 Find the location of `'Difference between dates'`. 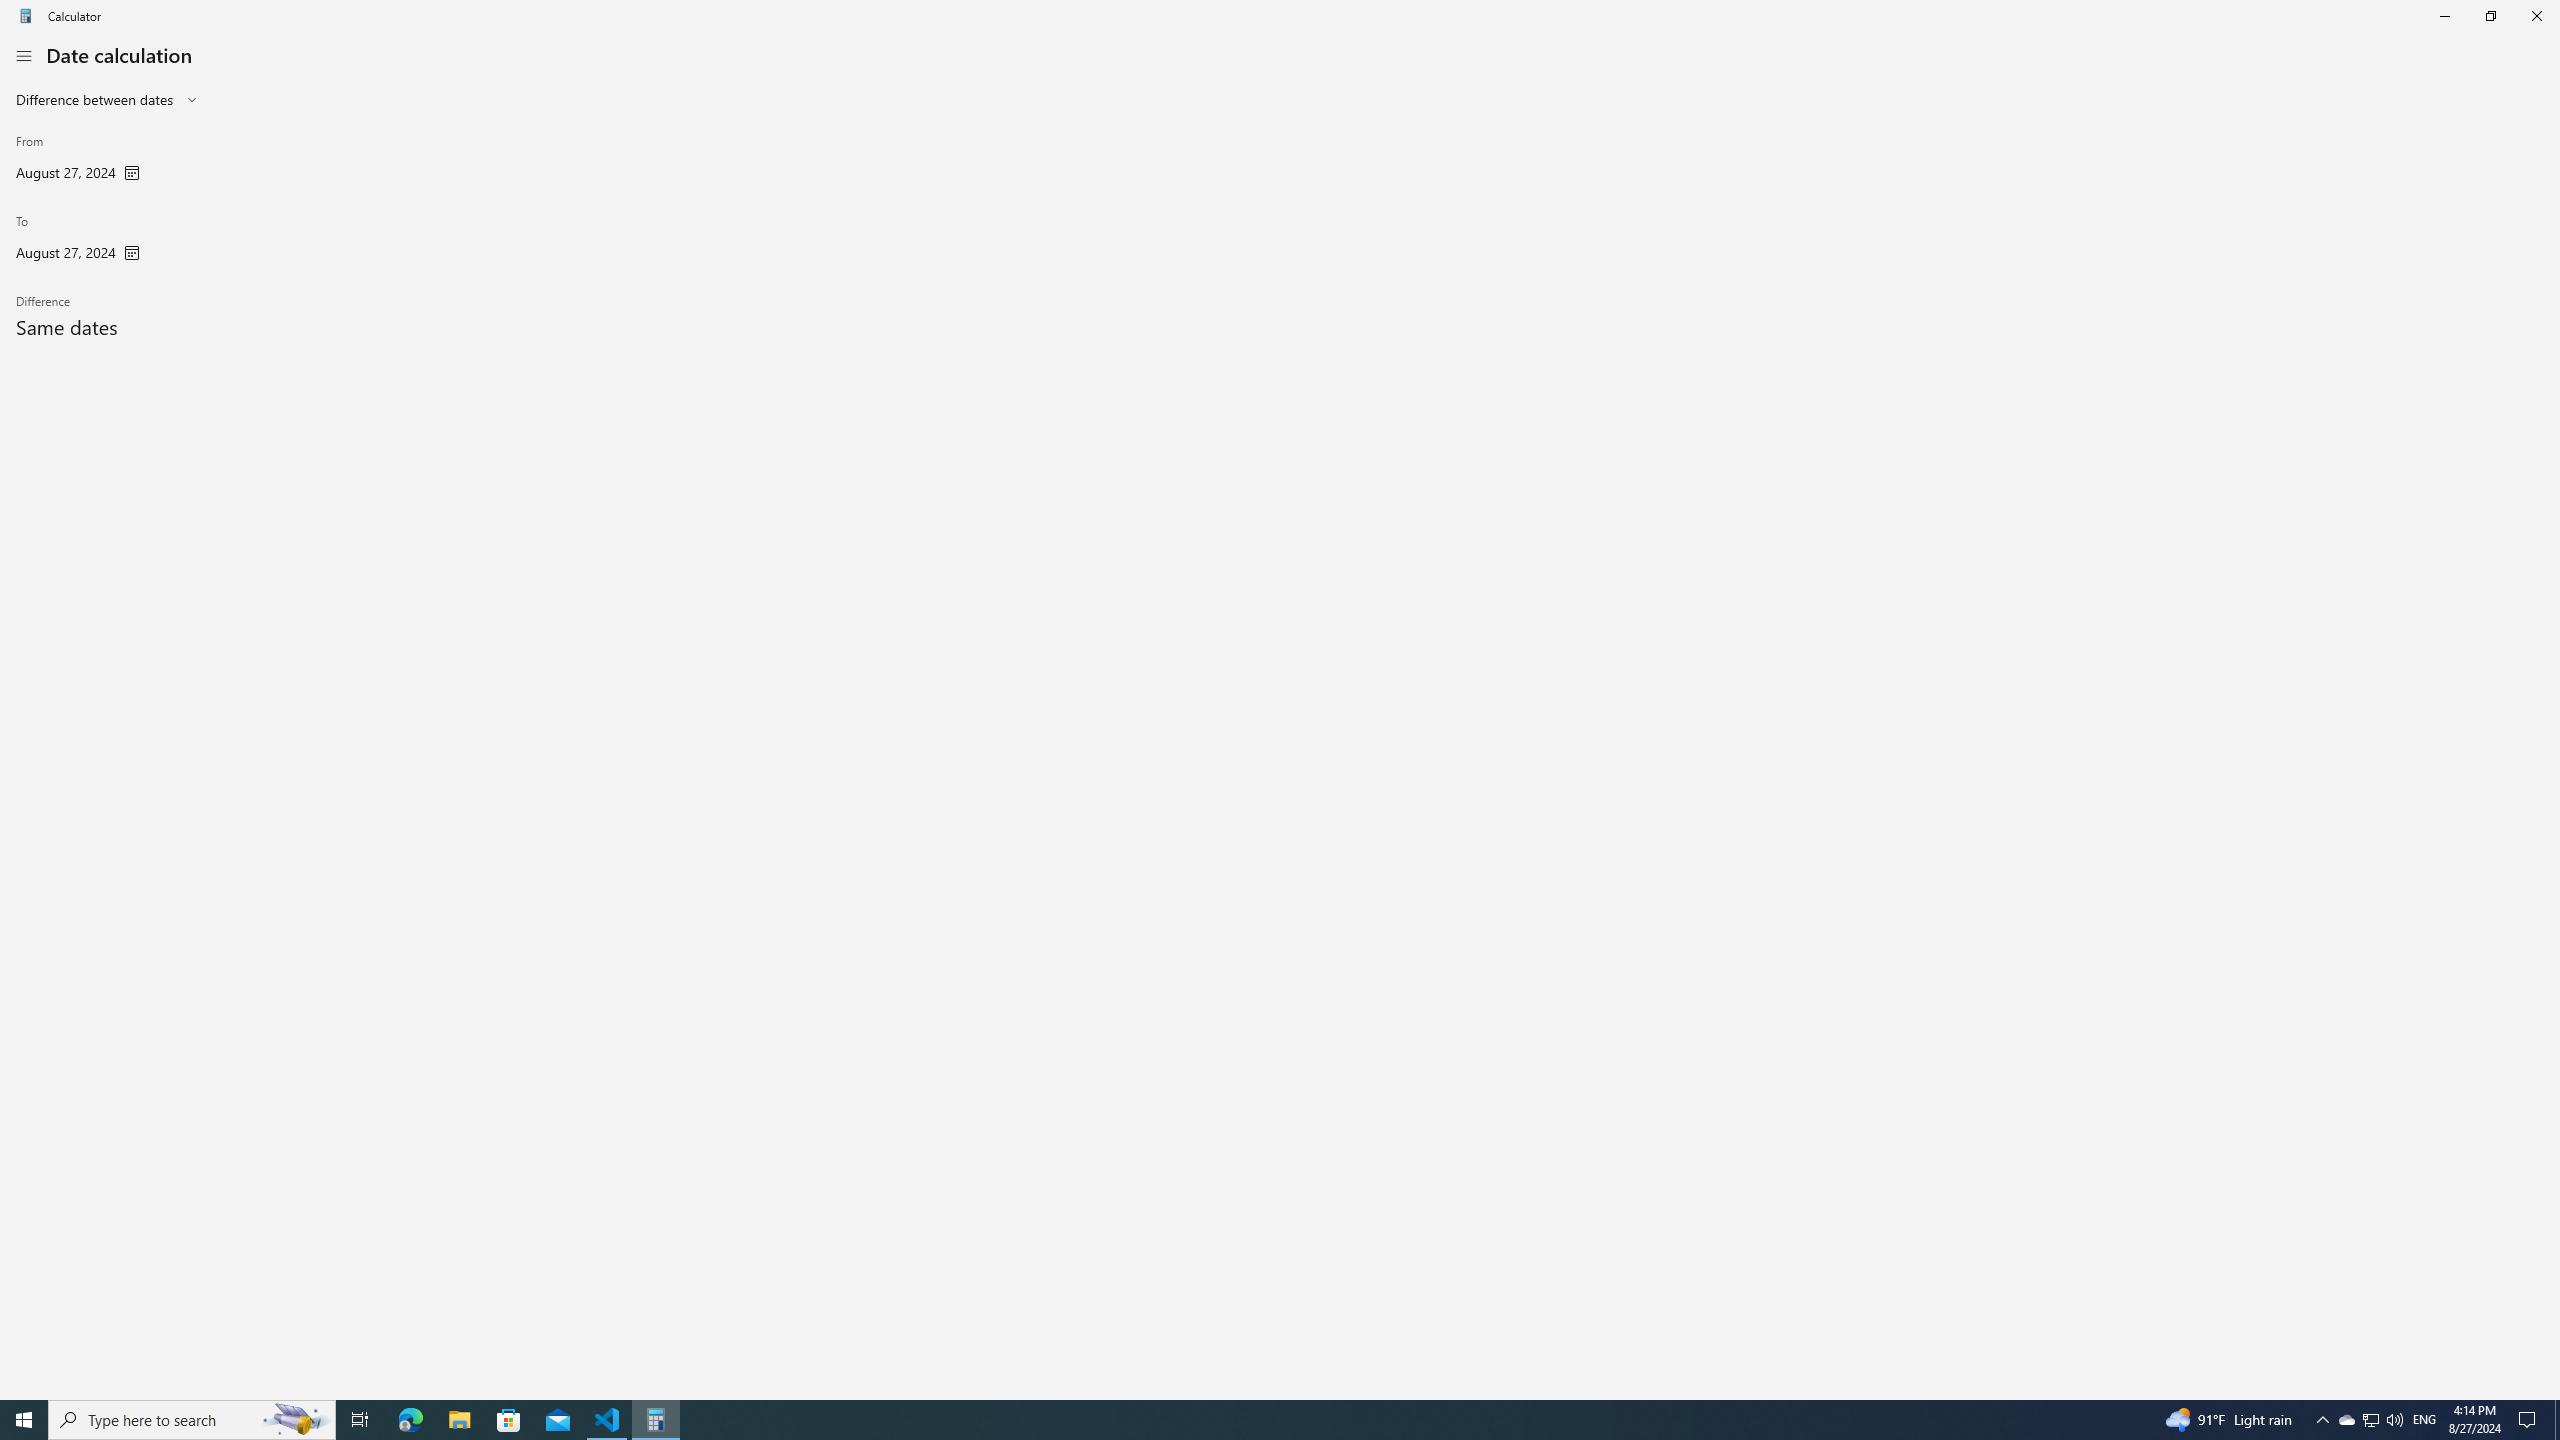

'Difference between dates' is located at coordinates (93, 99).